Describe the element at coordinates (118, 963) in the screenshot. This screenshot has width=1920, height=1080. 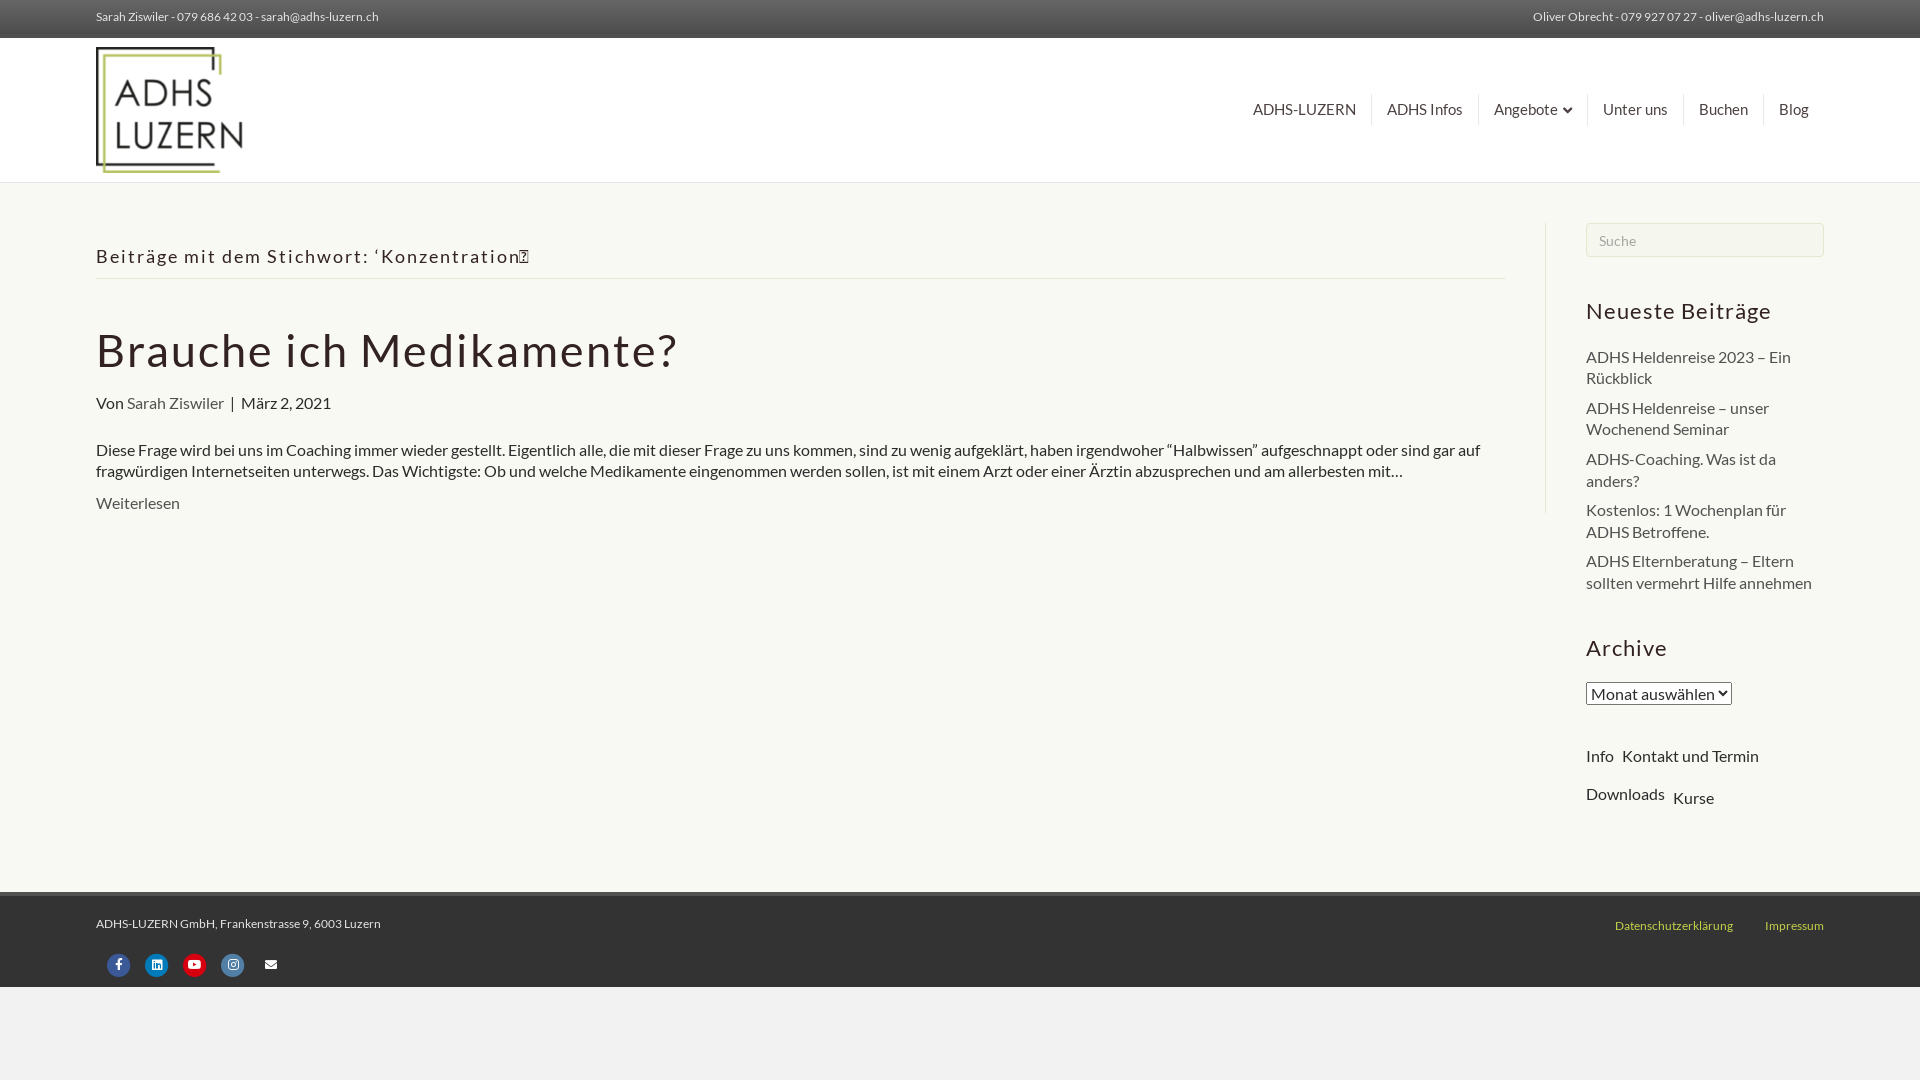
I see `'Facebook'` at that location.